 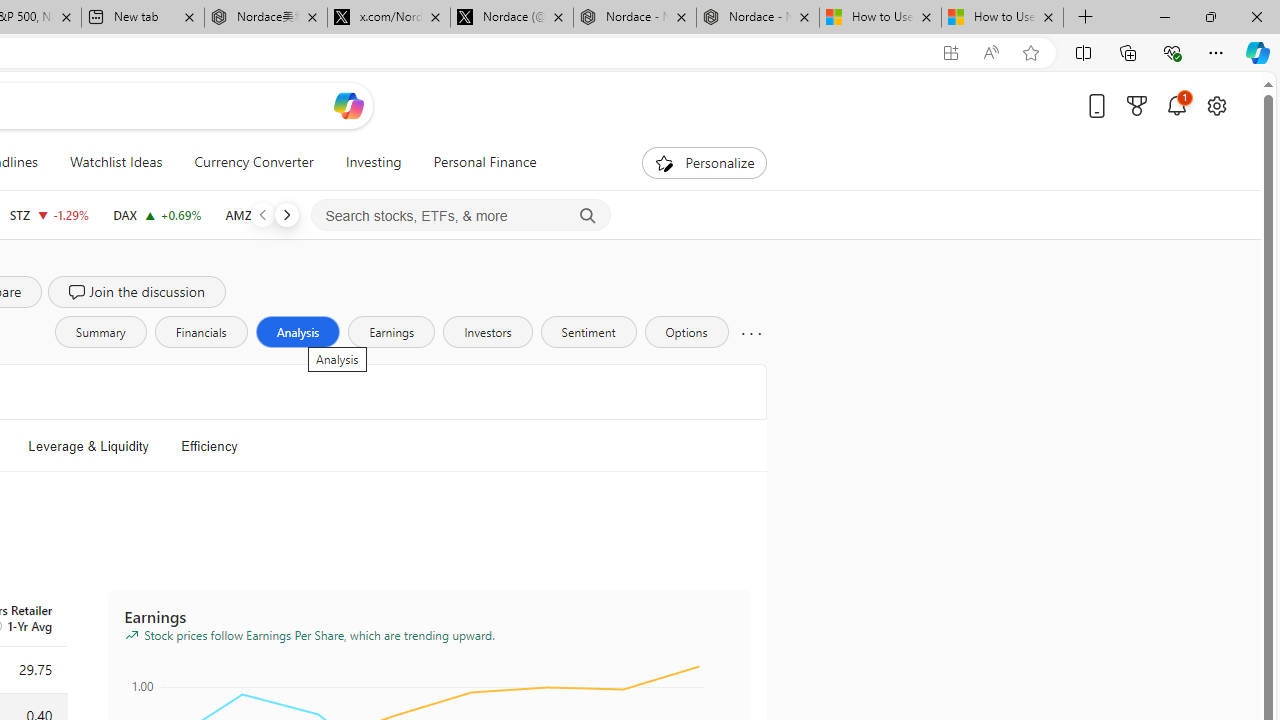 What do you see at coordinates (271, 214) in the screenshot?
I see `'AMZN AMAZON.COM, INC. decrease 173.12 -2.38 -1.36%'` at bounding box center [271, 214].